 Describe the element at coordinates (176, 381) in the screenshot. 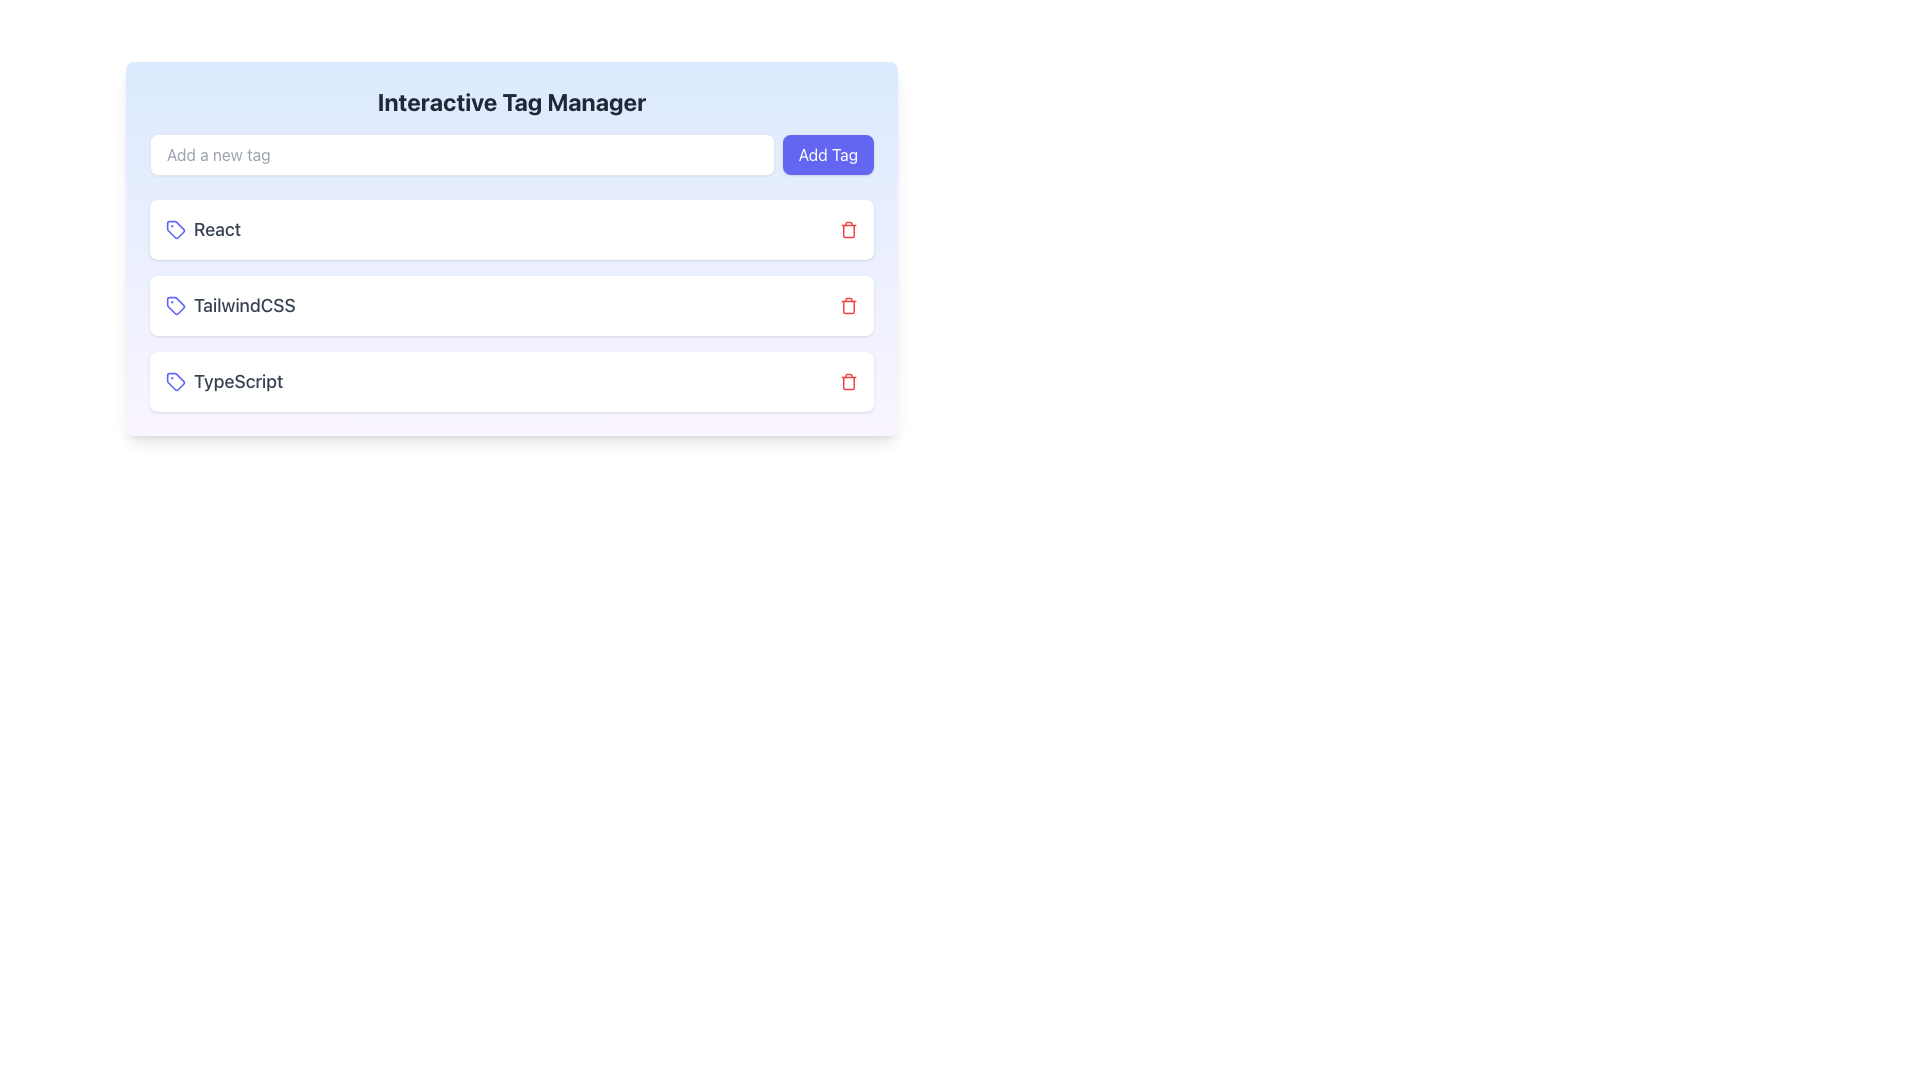

I see `the SVG tag icon element styled with an indigo stroke, located to the left of the 'TypeScript' text` at that location.